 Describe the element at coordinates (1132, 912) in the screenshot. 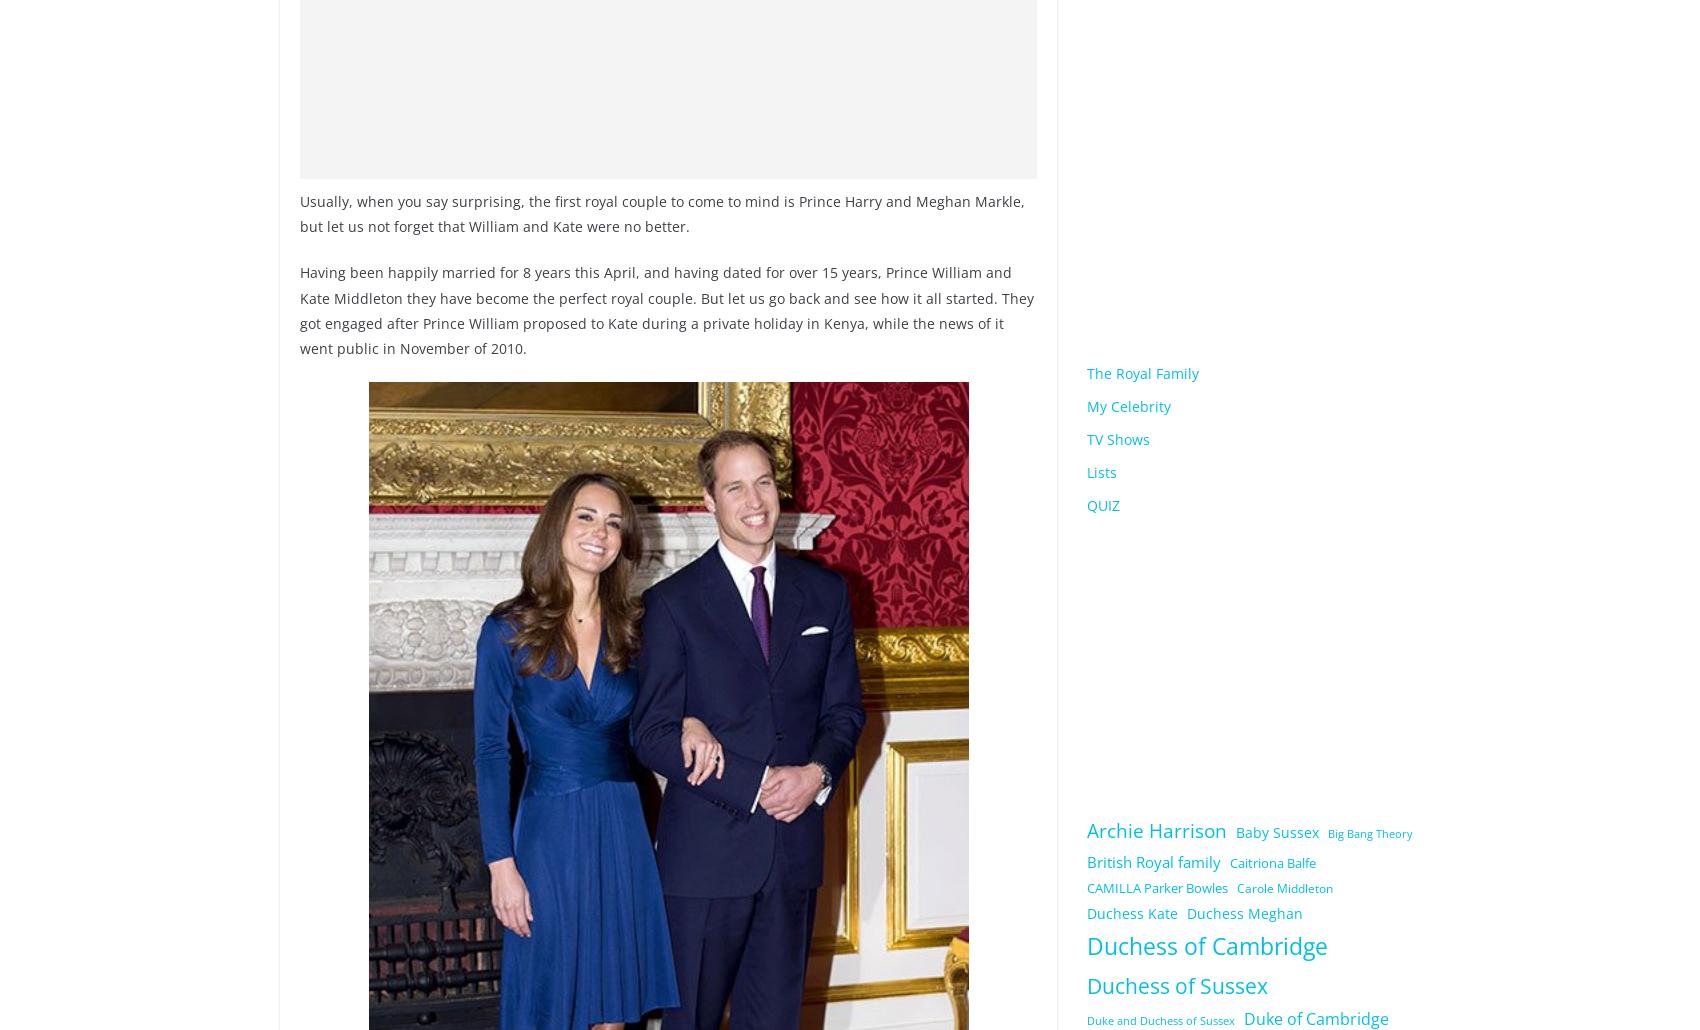

I see `'Duchess Kate'` at that location.